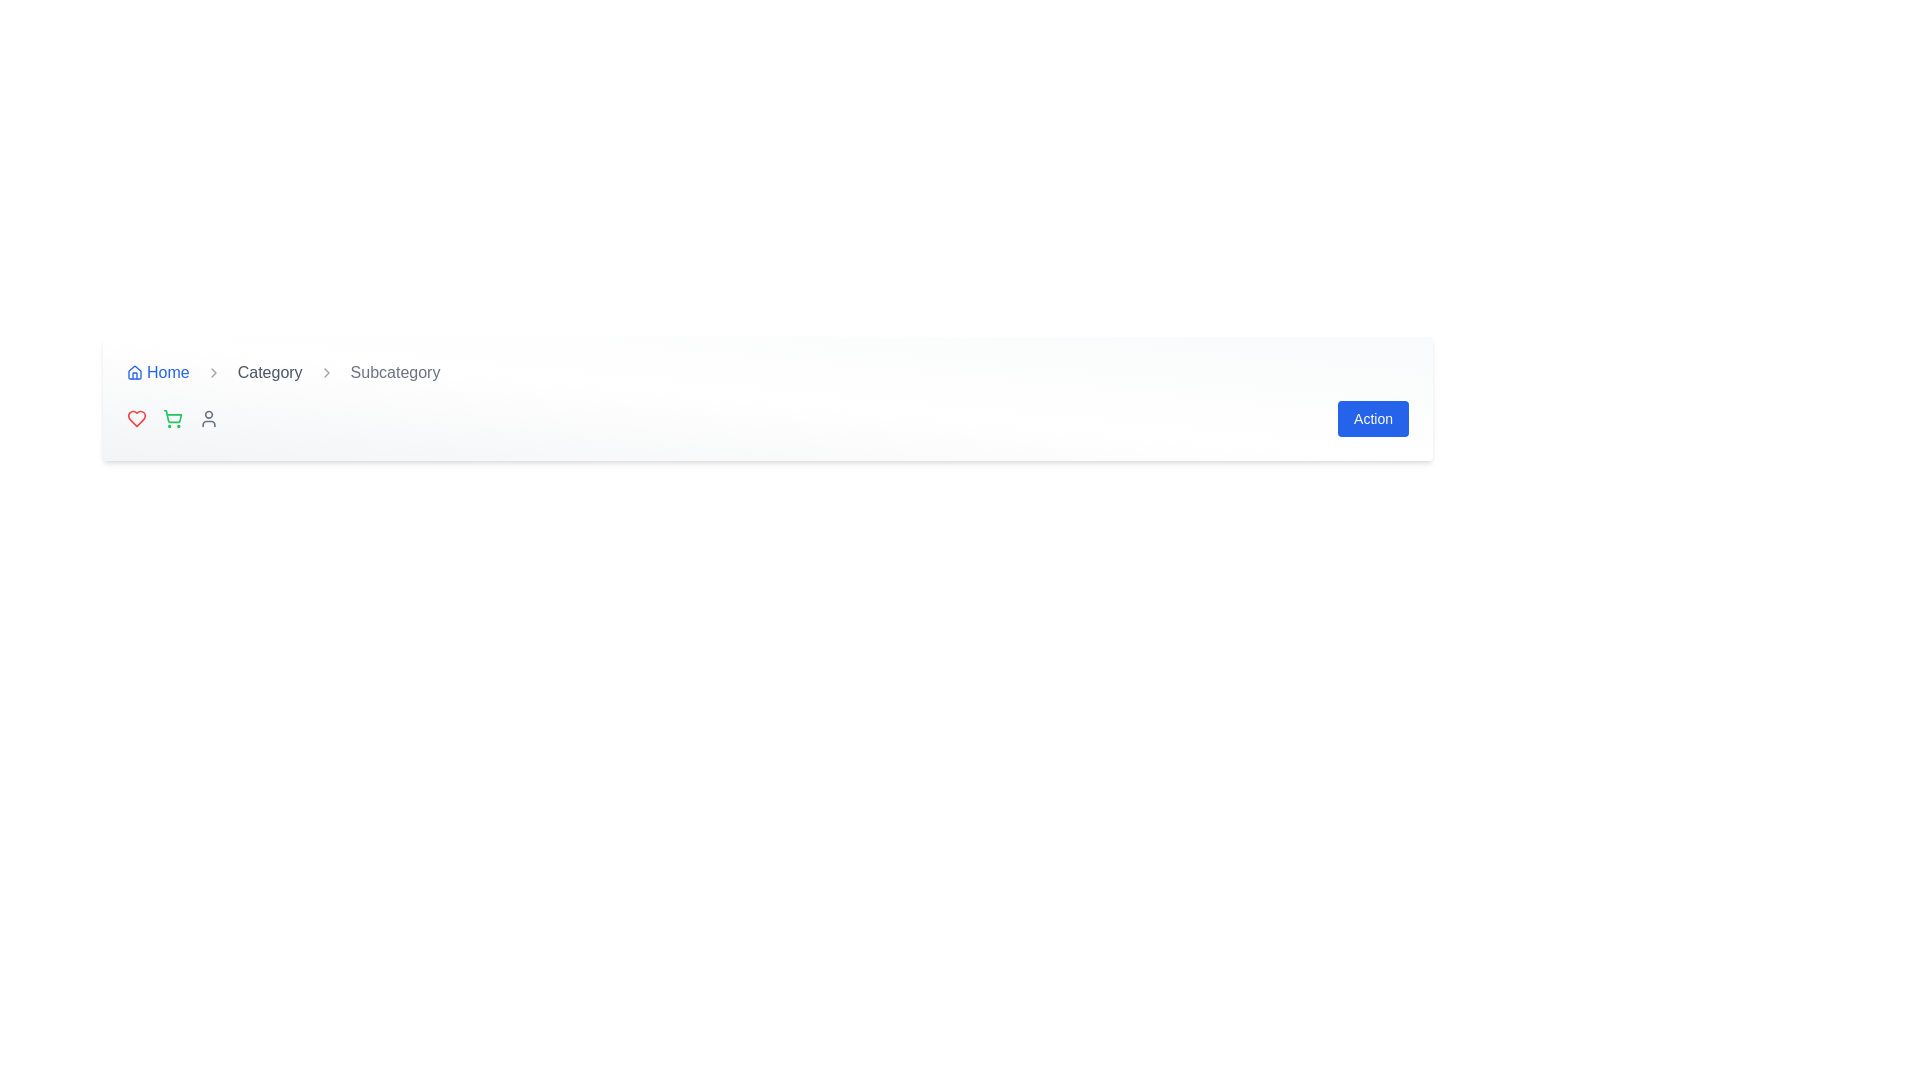  Describe the element at coordinates (269, 372) in the screenshot. I see `the second clickable item` at that location.